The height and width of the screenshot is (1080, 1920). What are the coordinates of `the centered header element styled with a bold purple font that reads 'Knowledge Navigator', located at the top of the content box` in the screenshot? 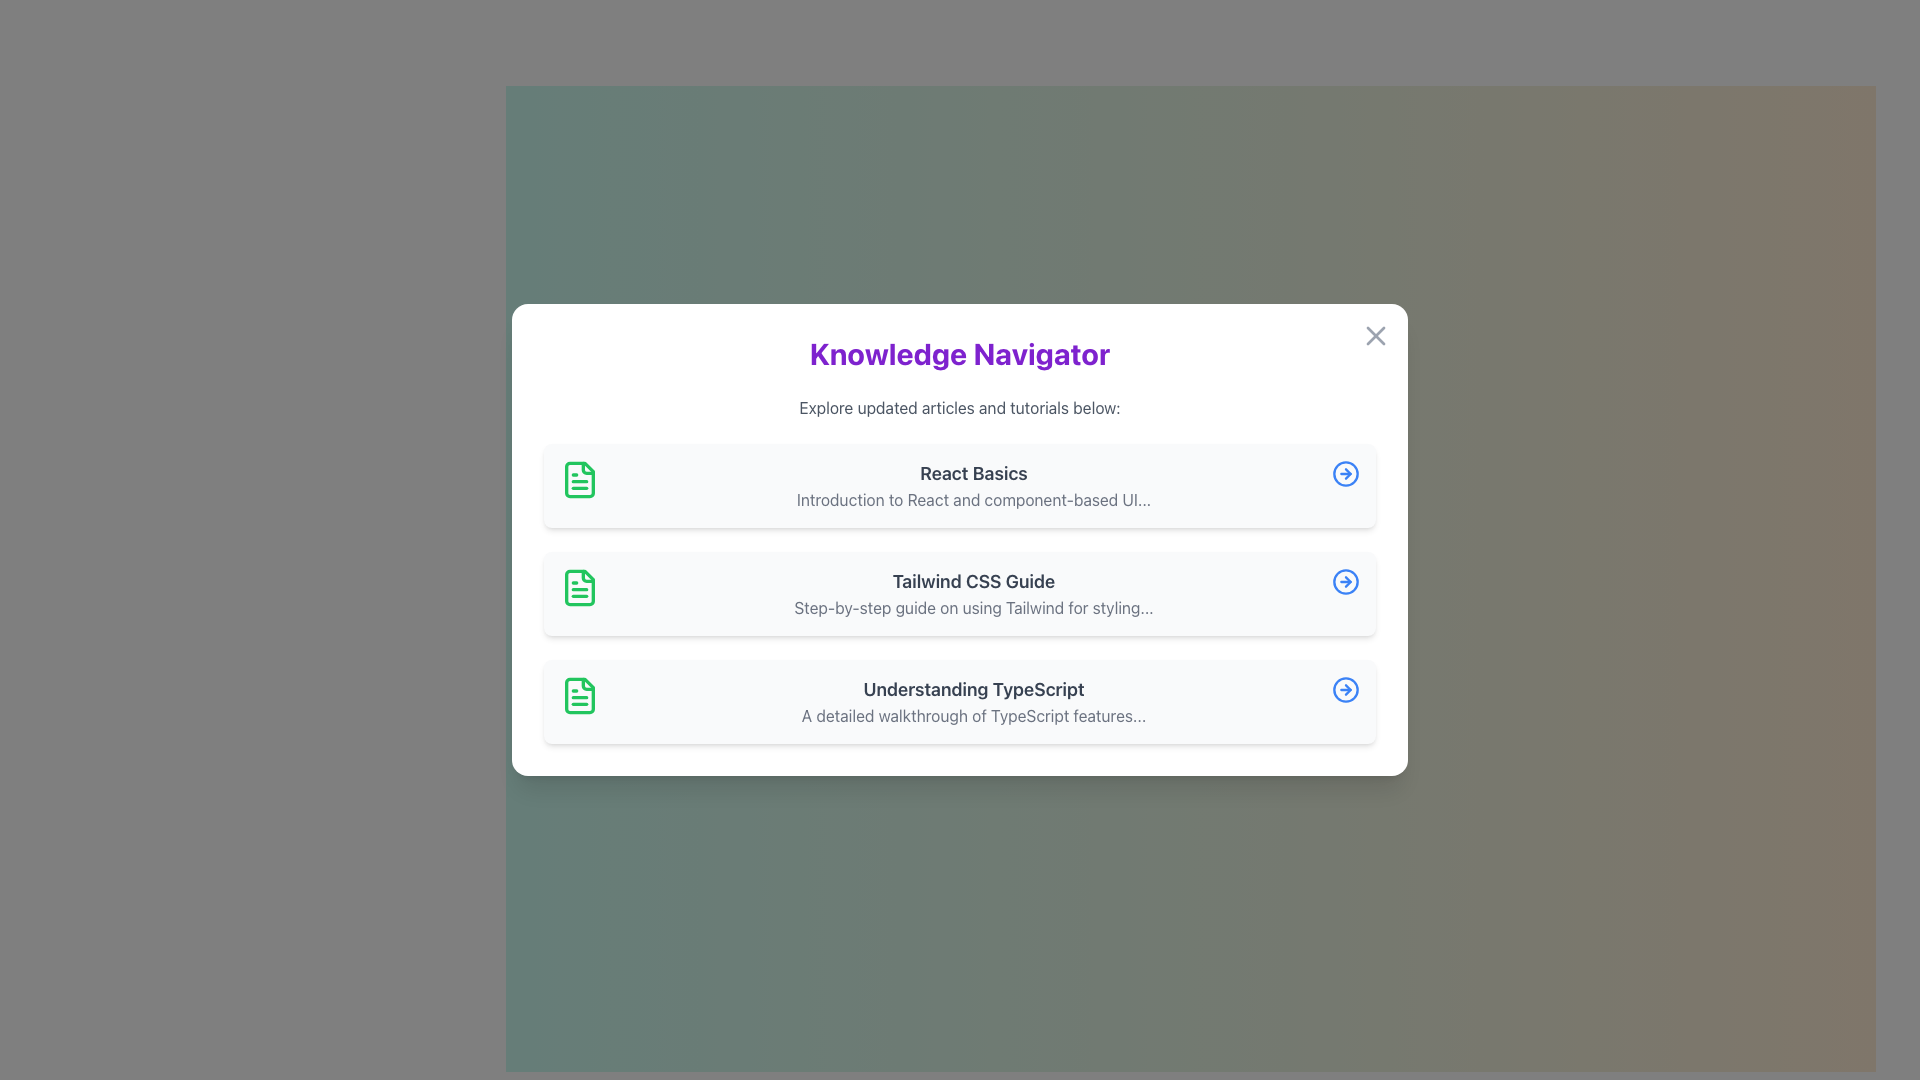 It's located at (960, 353).